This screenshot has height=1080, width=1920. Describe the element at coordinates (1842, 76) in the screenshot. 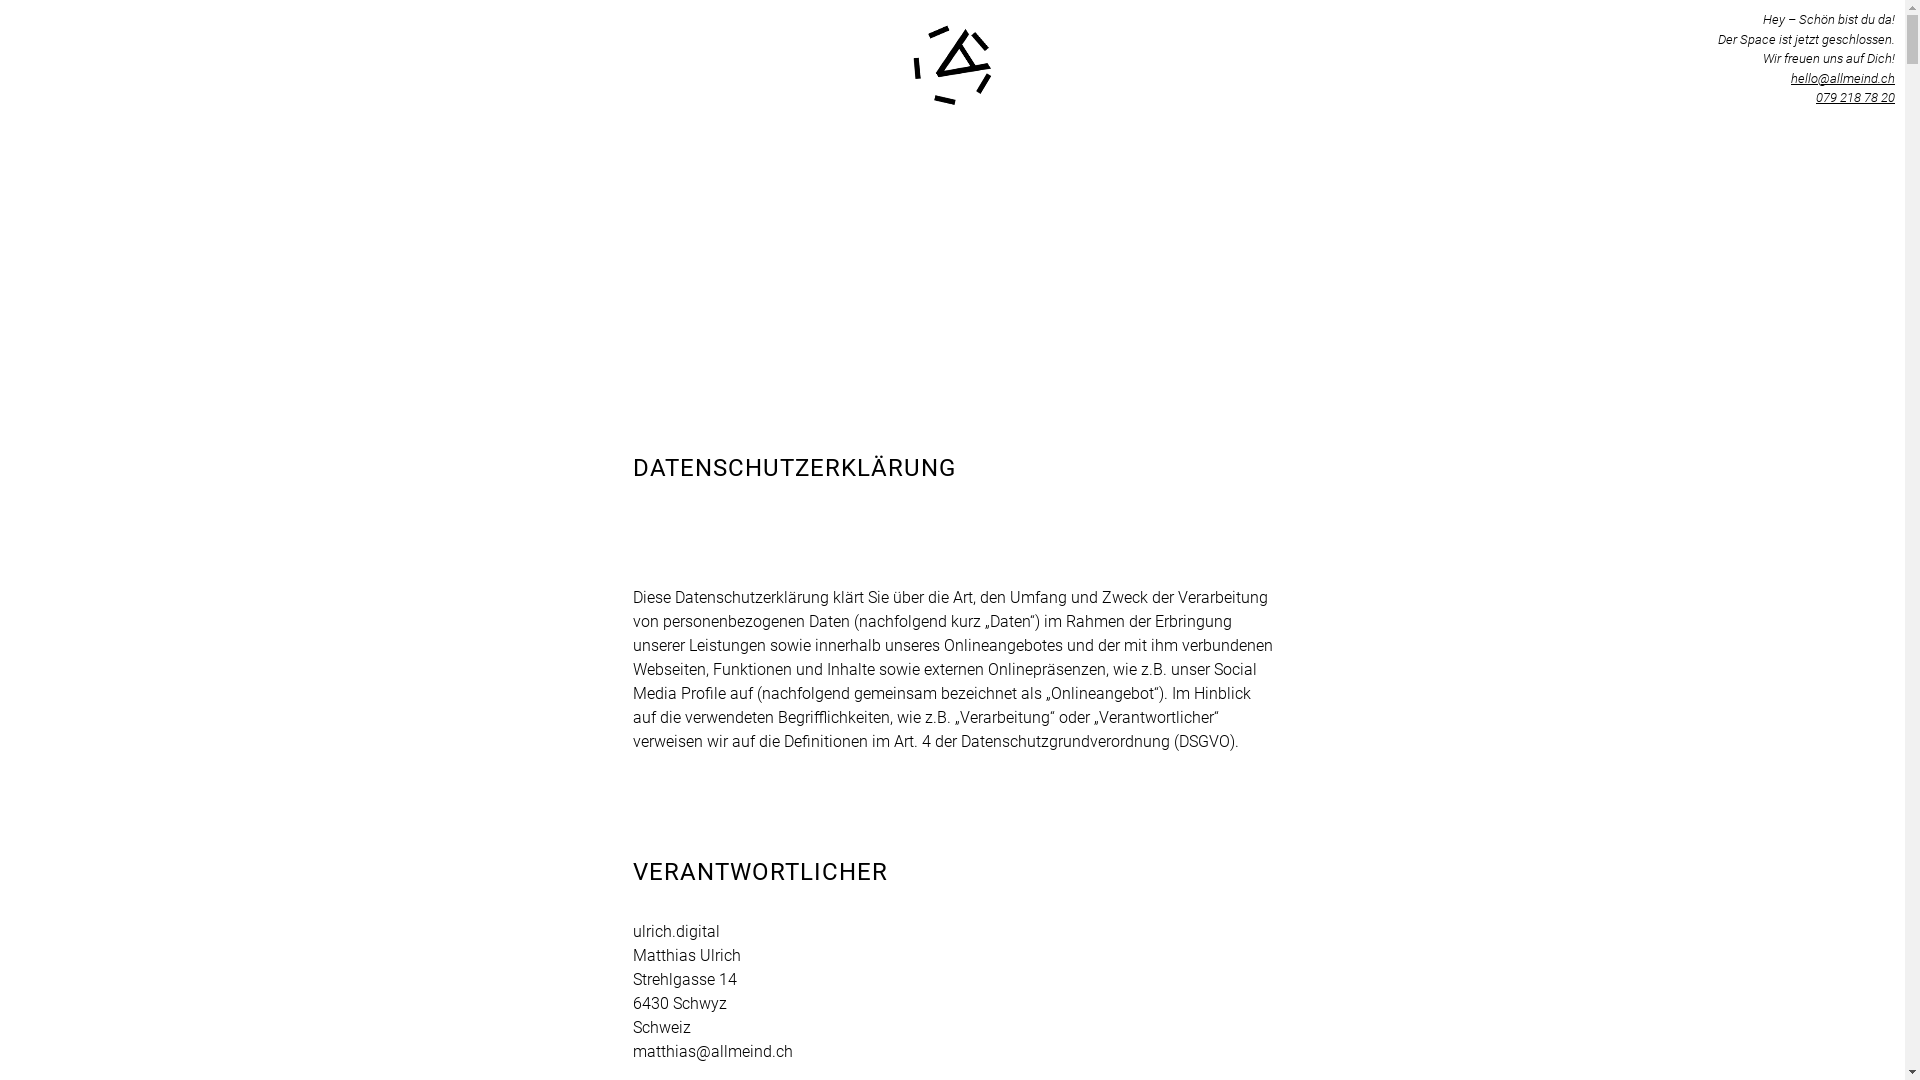

I see `'hello@allmeind.ch'` at that location.